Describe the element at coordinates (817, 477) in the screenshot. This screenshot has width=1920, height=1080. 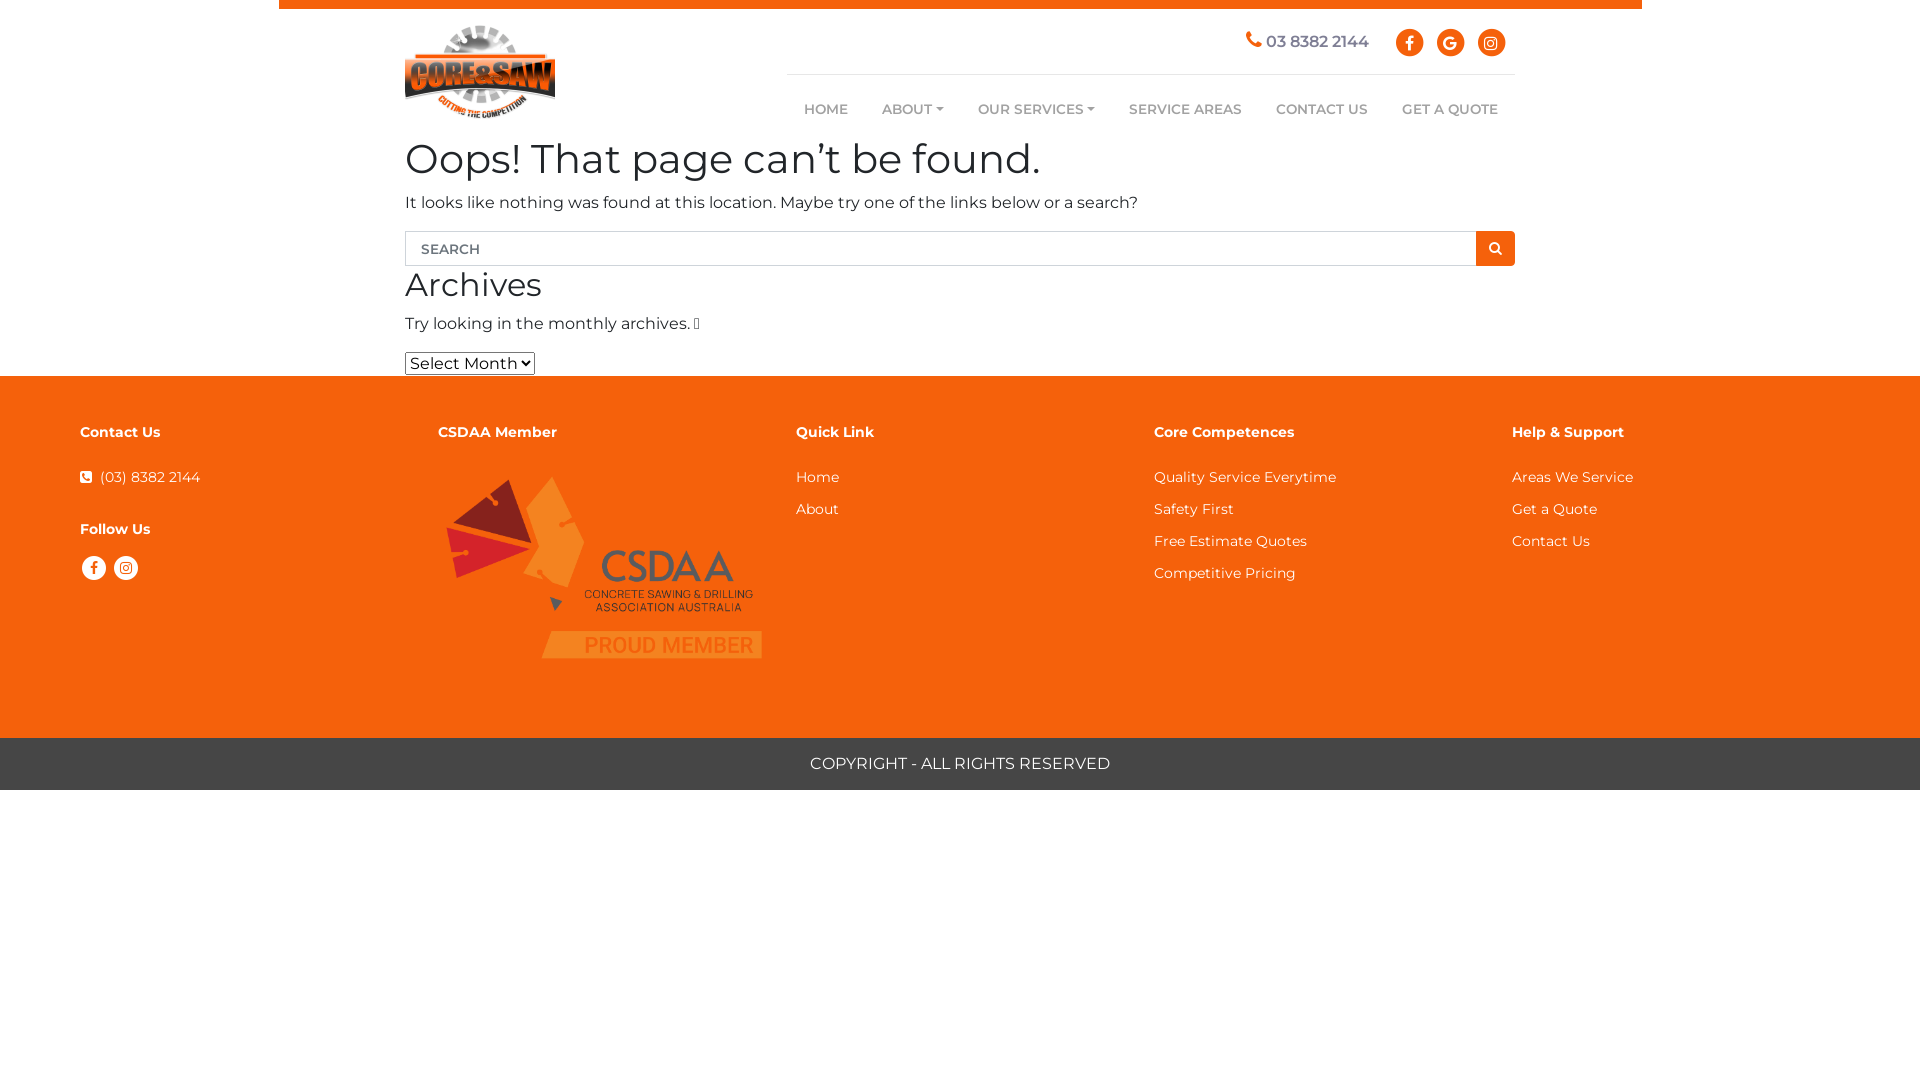
I see `'Home'` at that location.